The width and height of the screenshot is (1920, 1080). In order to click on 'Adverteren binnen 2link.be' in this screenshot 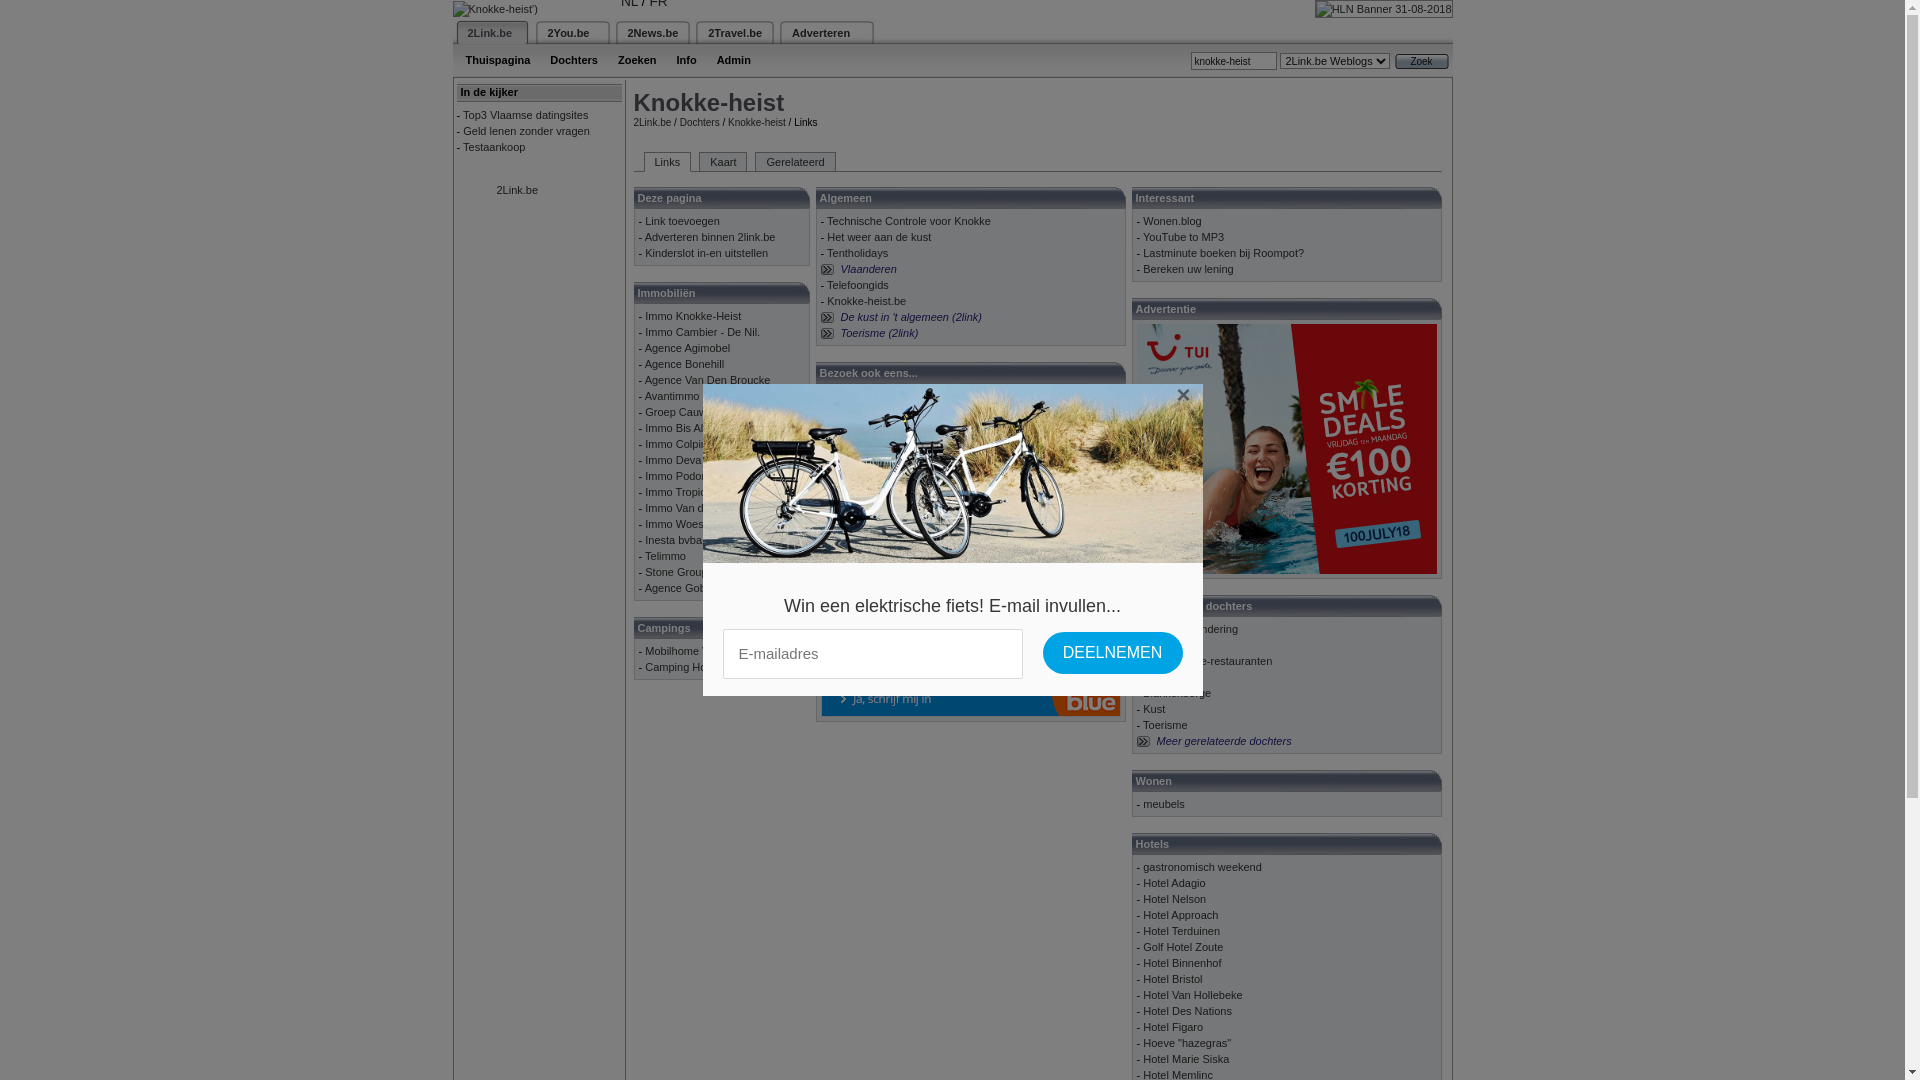, I will do `click(710, 235)`.